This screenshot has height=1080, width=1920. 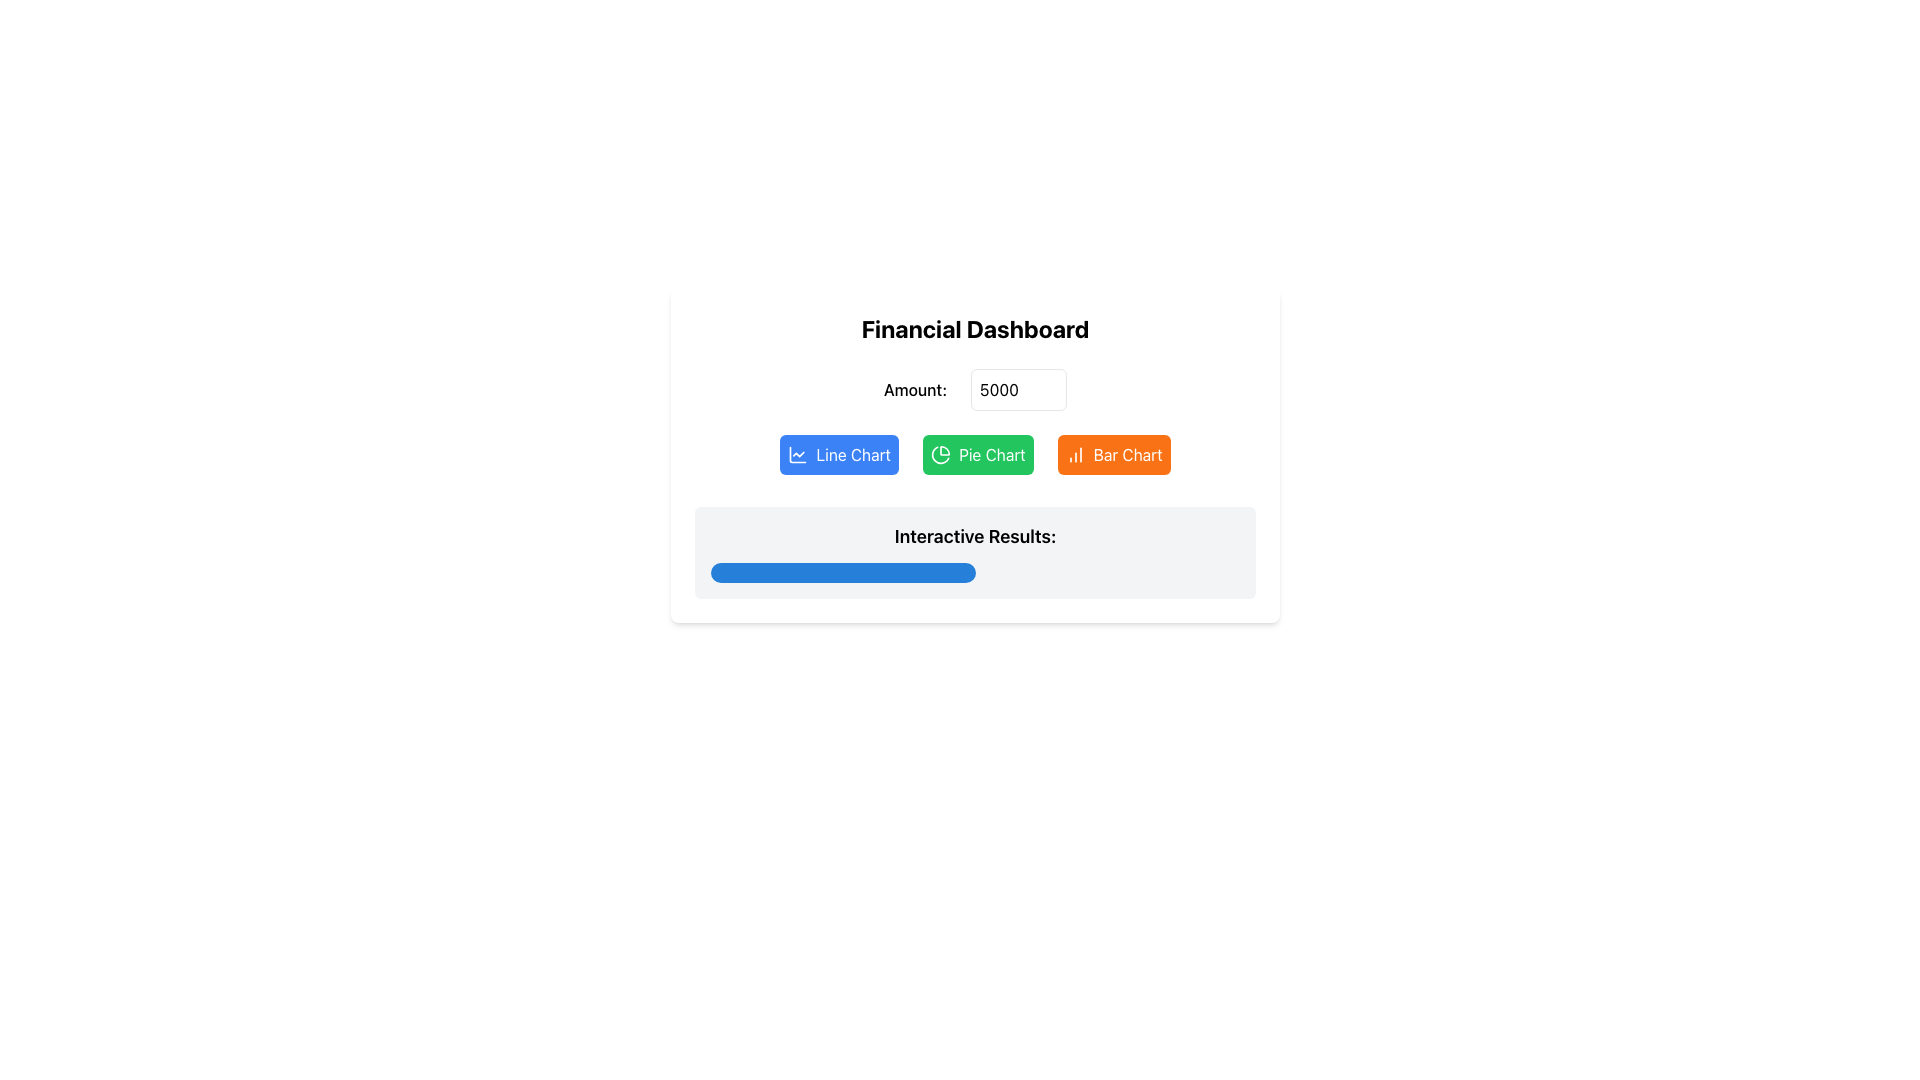 What do you see at coordinates (978, 455) in the screenshot?
I see `the middle button in the group of three buttons` at bounding box center [978, 455].